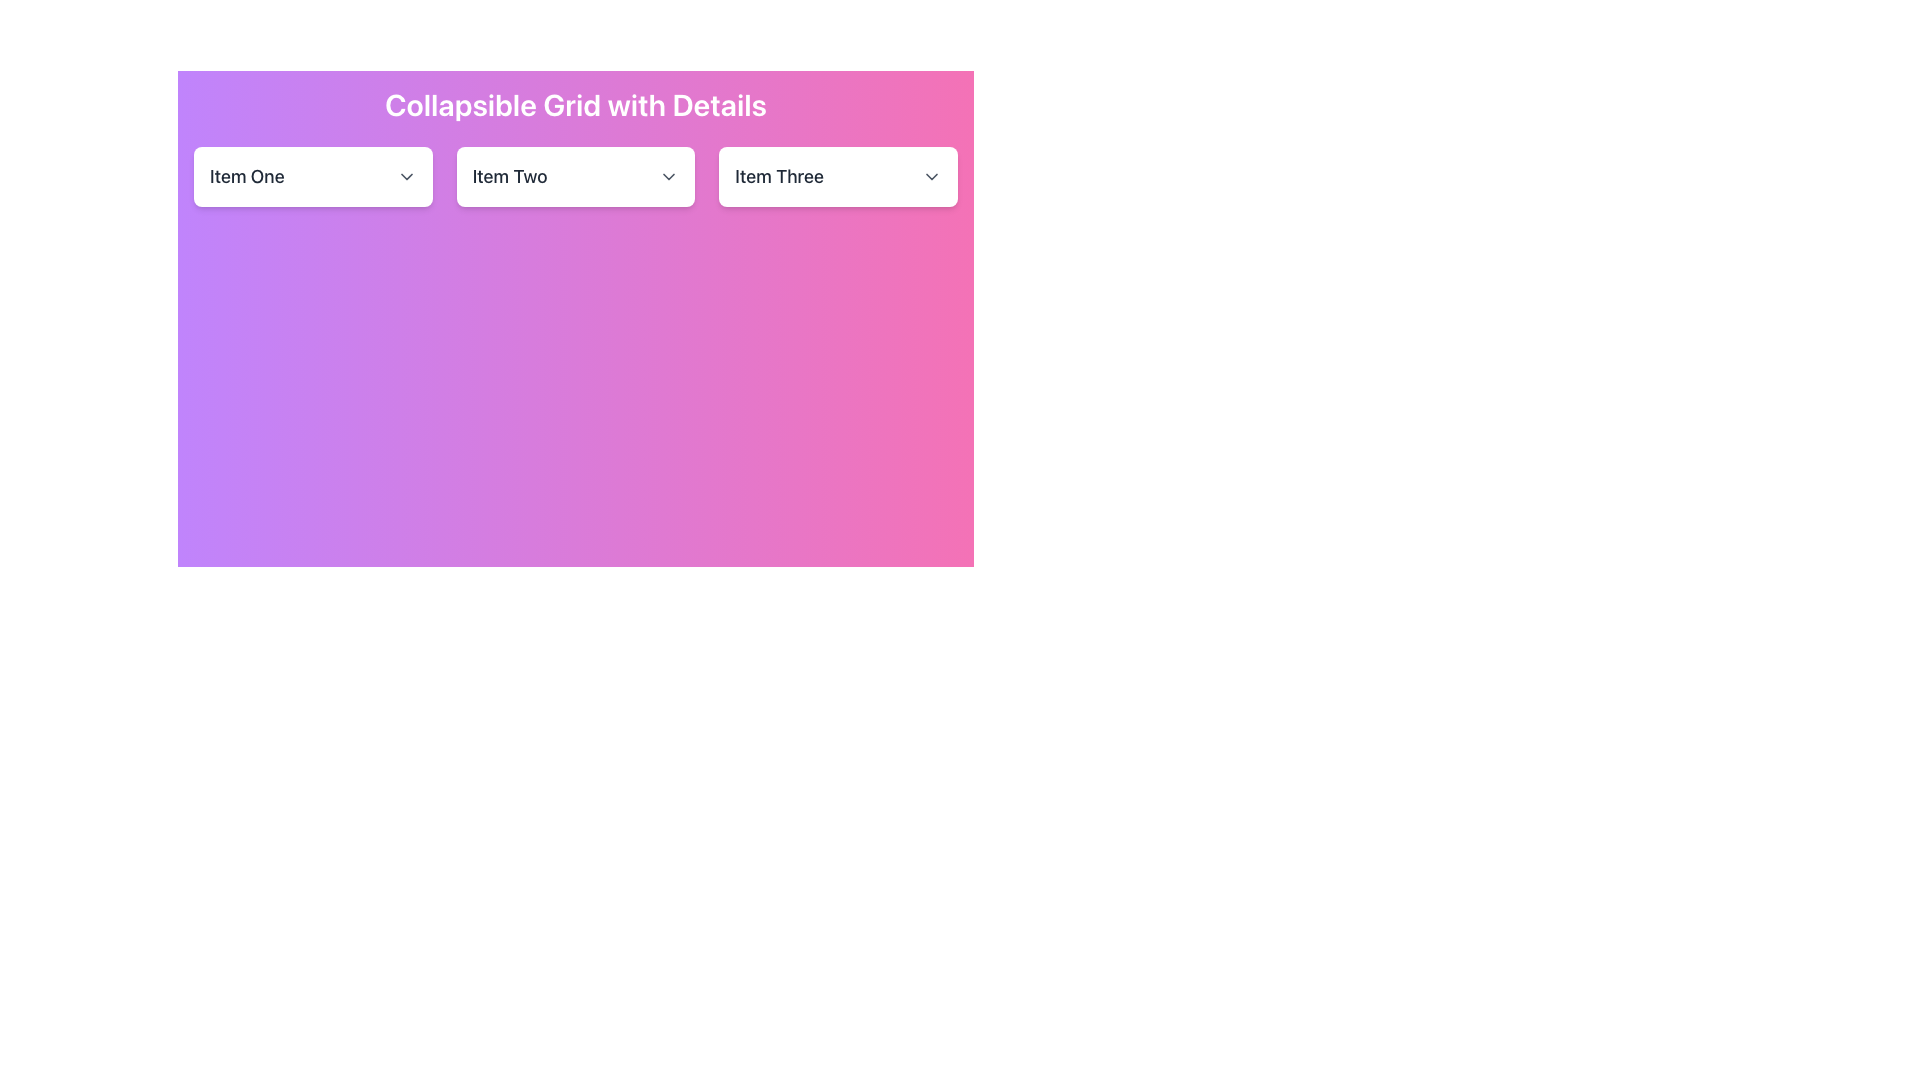  Describe the element at coordinates (575, 176) in the screenshot. I see `the central Dropdown Menu element` at that location.